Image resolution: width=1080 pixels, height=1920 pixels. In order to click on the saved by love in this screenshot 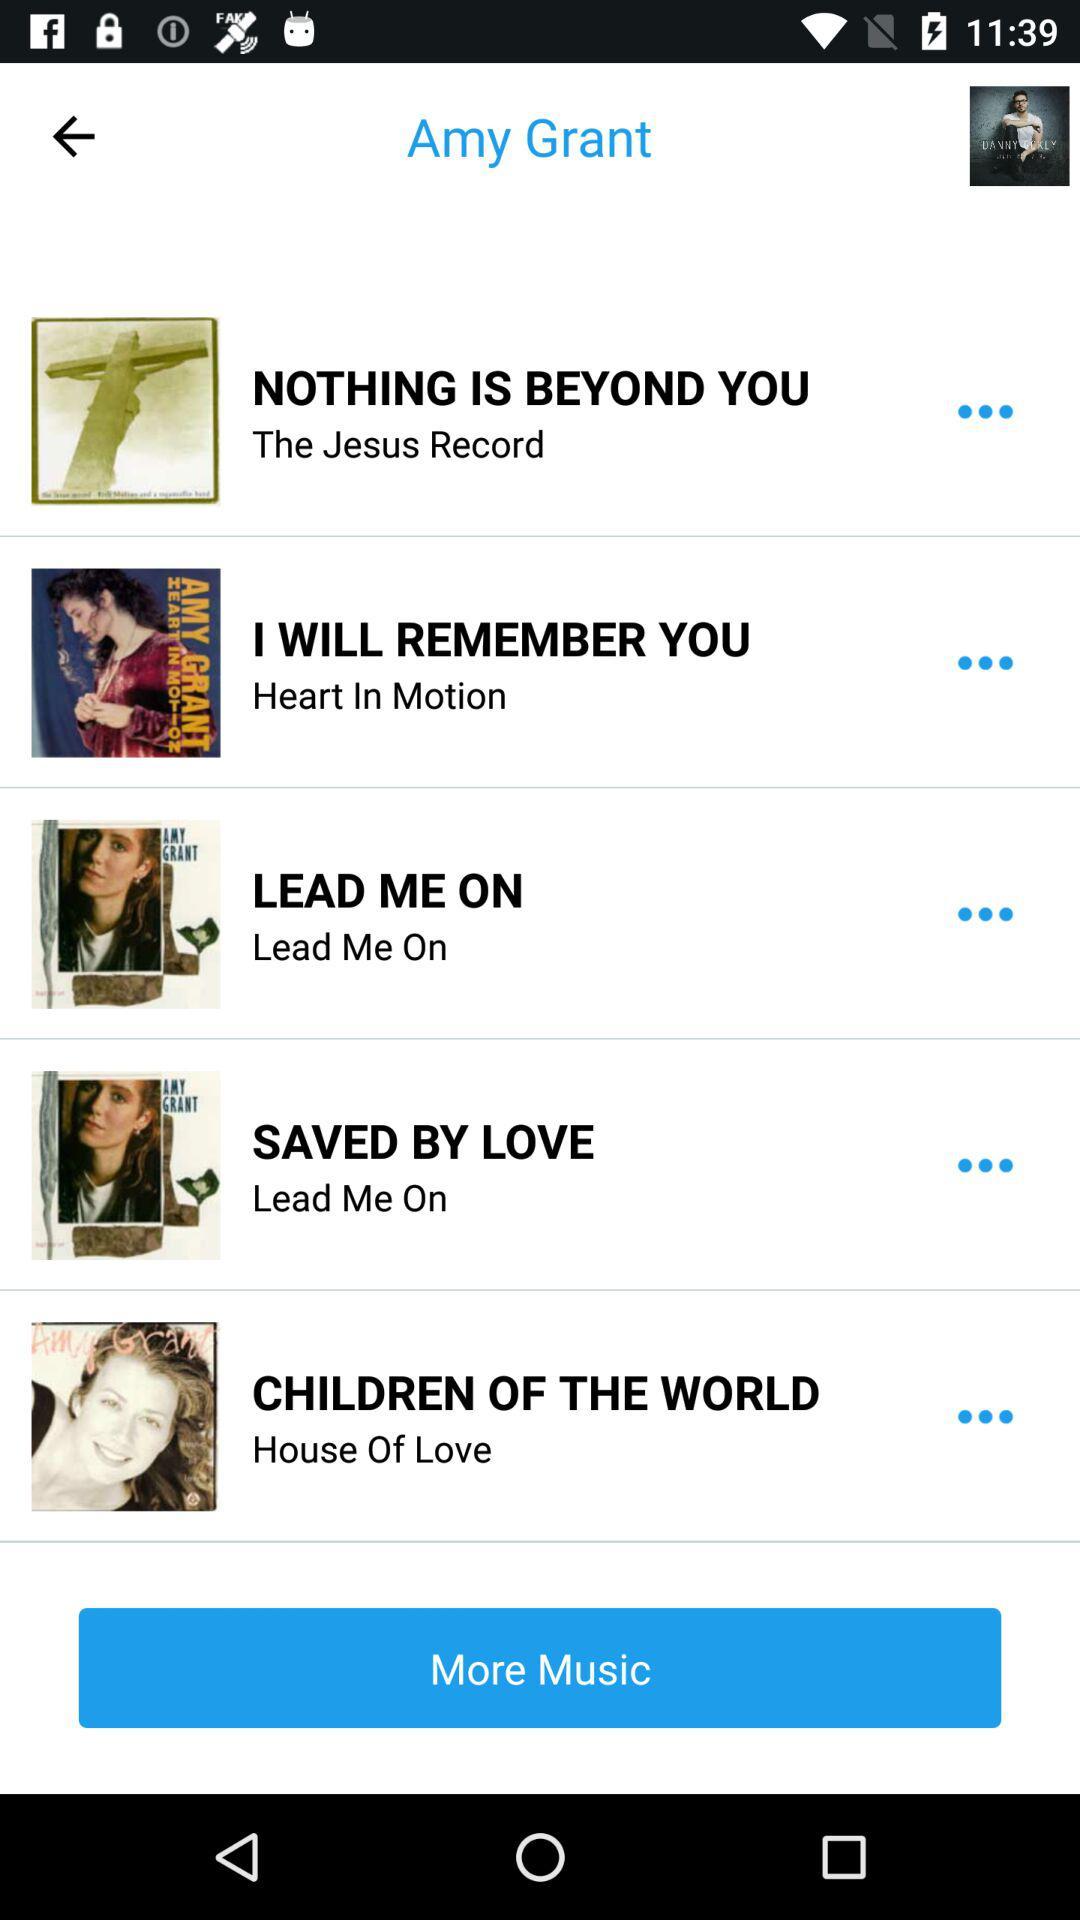, I will do `click(422, 1140)`.